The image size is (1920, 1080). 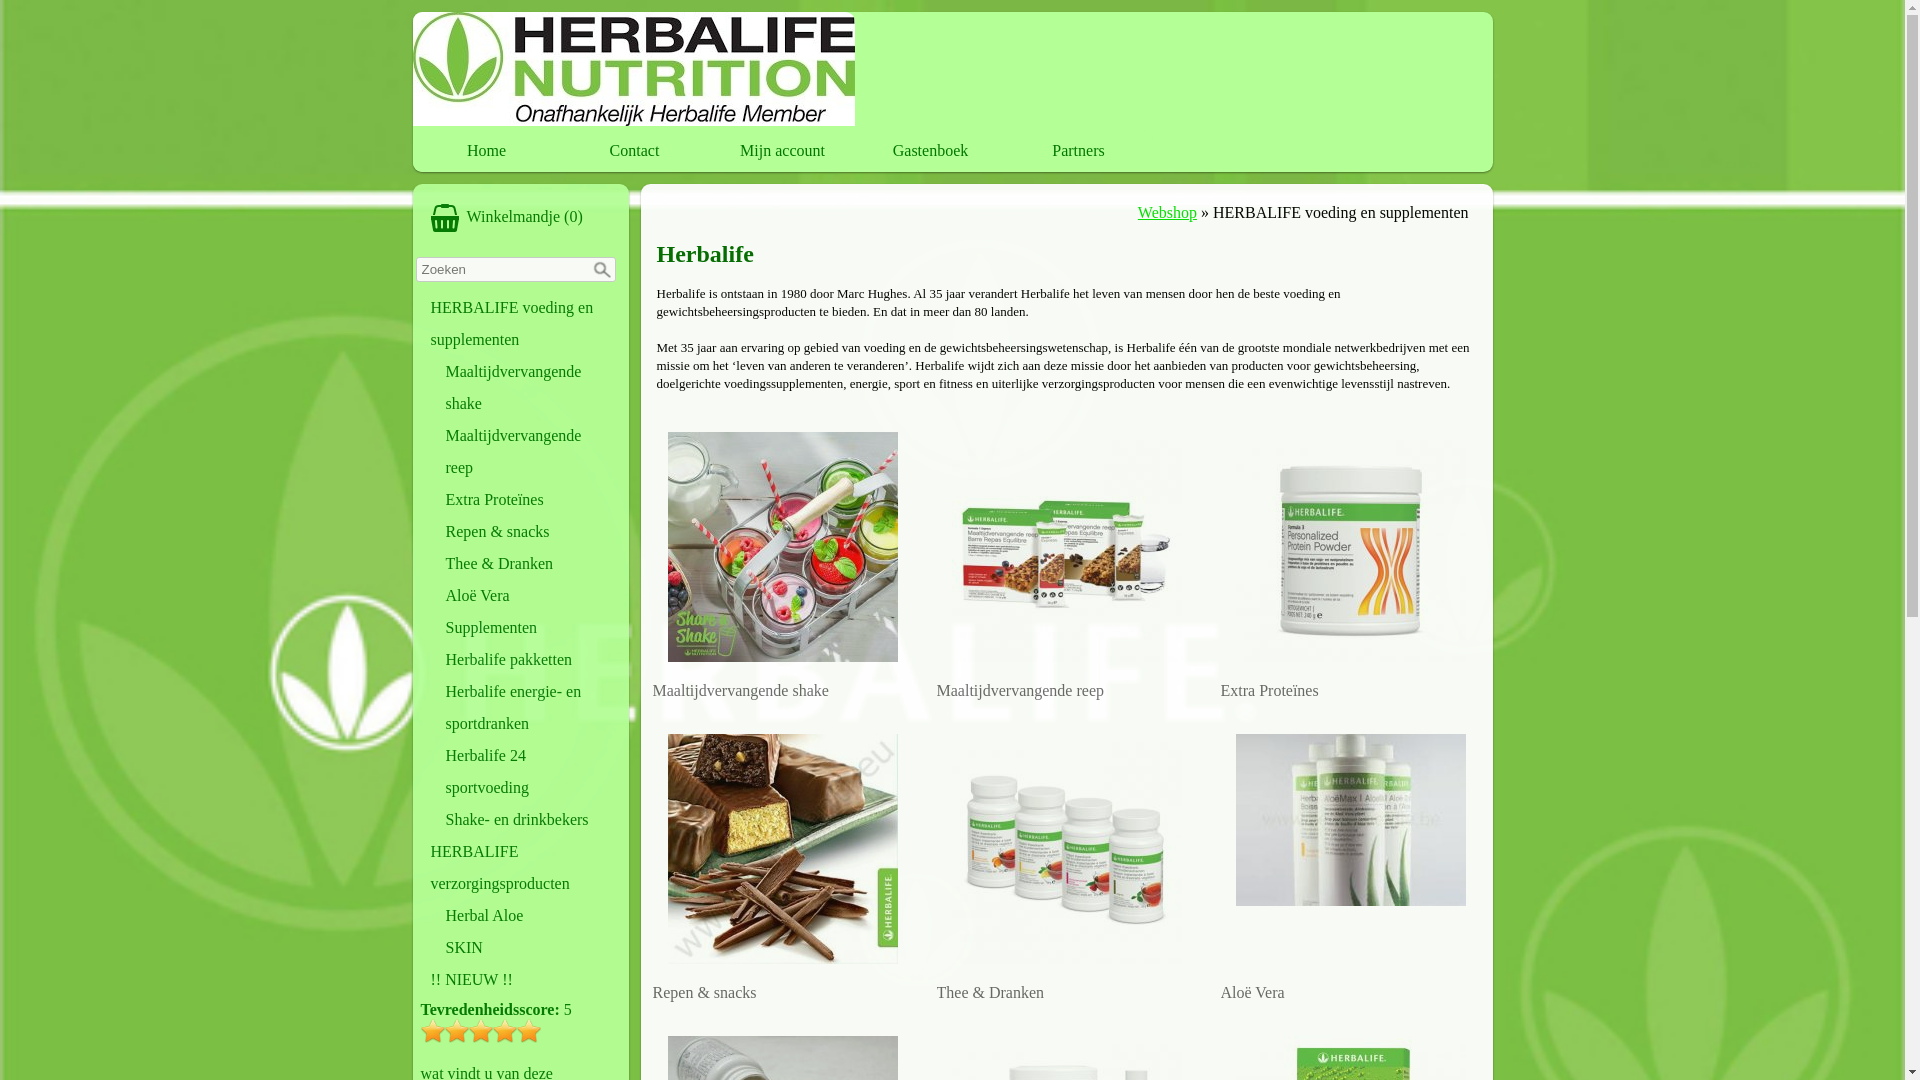 What do you see at coordinates (1137, 212) in the screenshot?
I see `'Webshop'` at bounding box center [1137, 212].